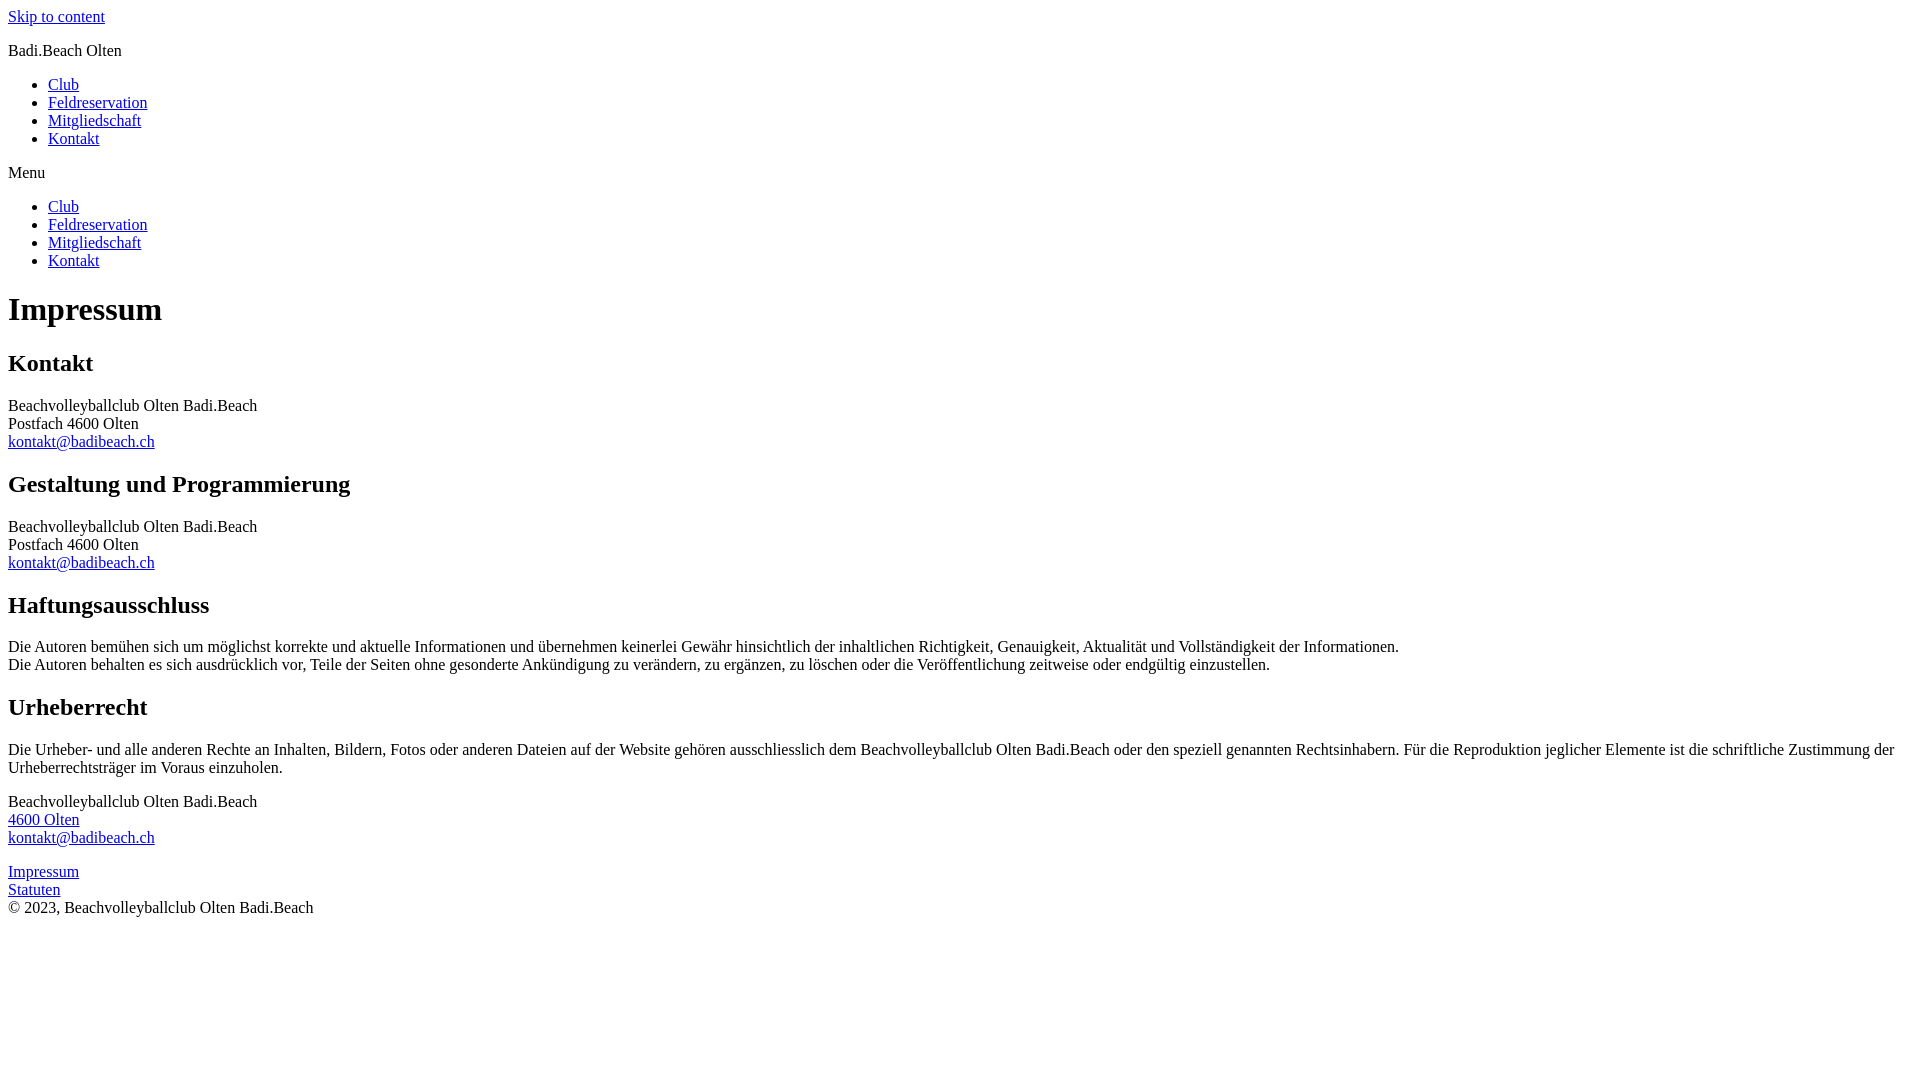 The width and height of the screenshot is (1920, 1080). Describe the element at coordinates (93, 241) in the screenshot. I see `'Mitgliedschaft'` at that location.